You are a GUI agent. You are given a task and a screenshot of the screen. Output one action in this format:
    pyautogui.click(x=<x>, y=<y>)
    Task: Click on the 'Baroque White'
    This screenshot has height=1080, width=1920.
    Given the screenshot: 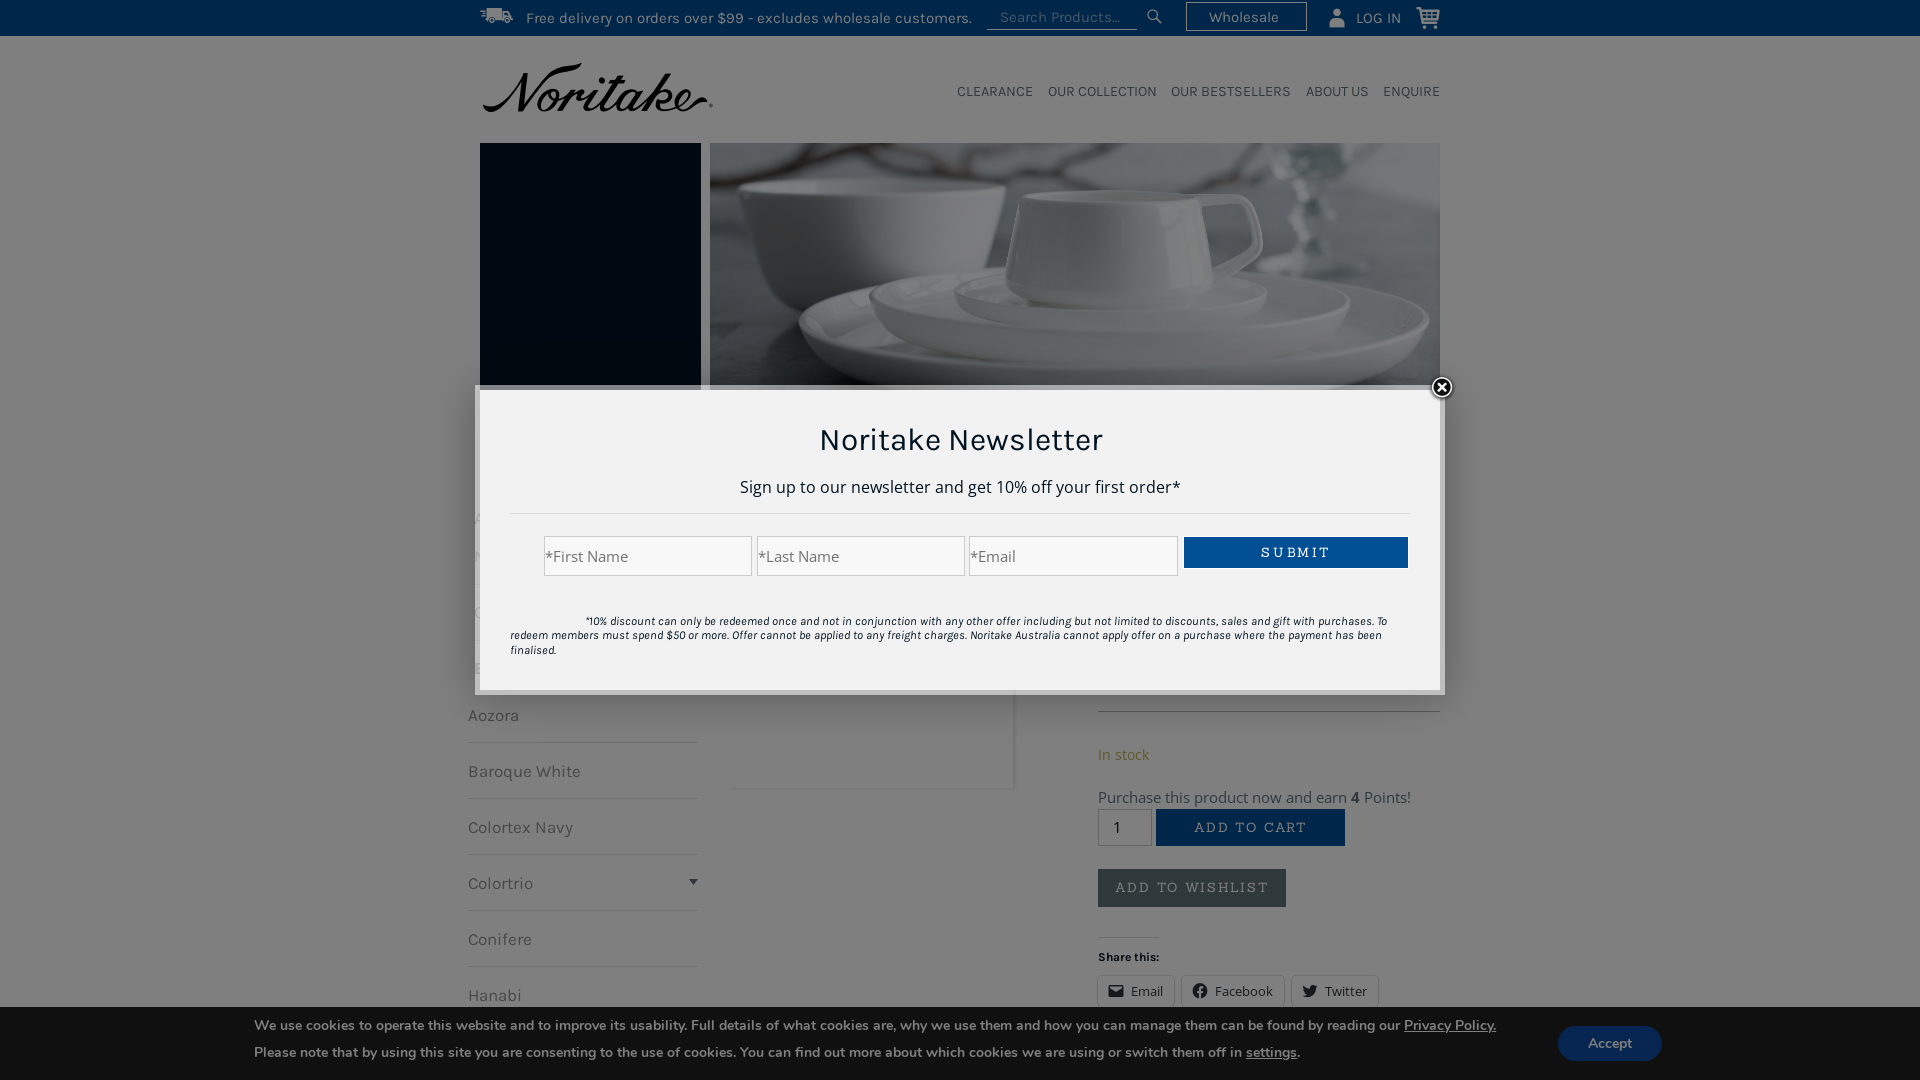 What is the action you would take?
    pyautogui.click(x=524, y=769)
    